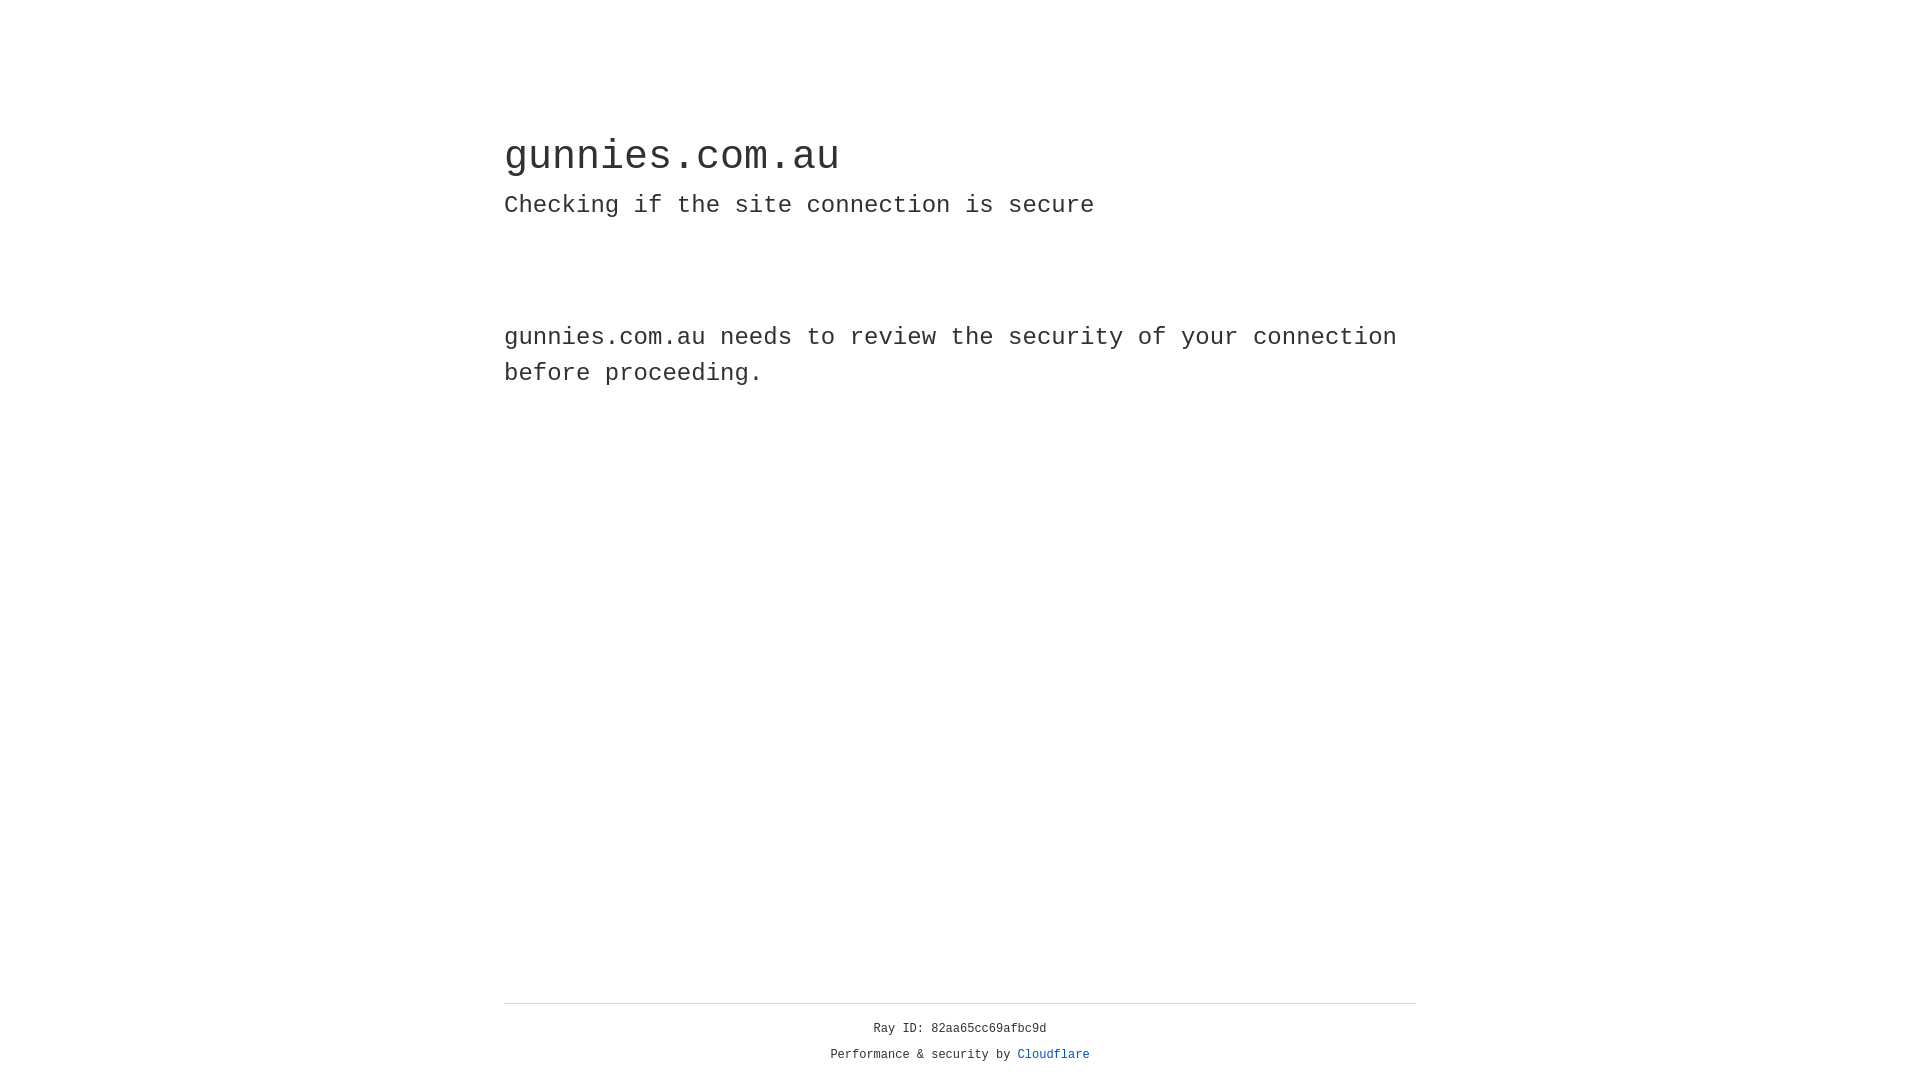 The width and height of the screenshot is (1920, 1080). What do you see at coordinates (1053, 1054) in the screenshot?
I see `'Cloudflare'` at bounding box center [1053, 1054].